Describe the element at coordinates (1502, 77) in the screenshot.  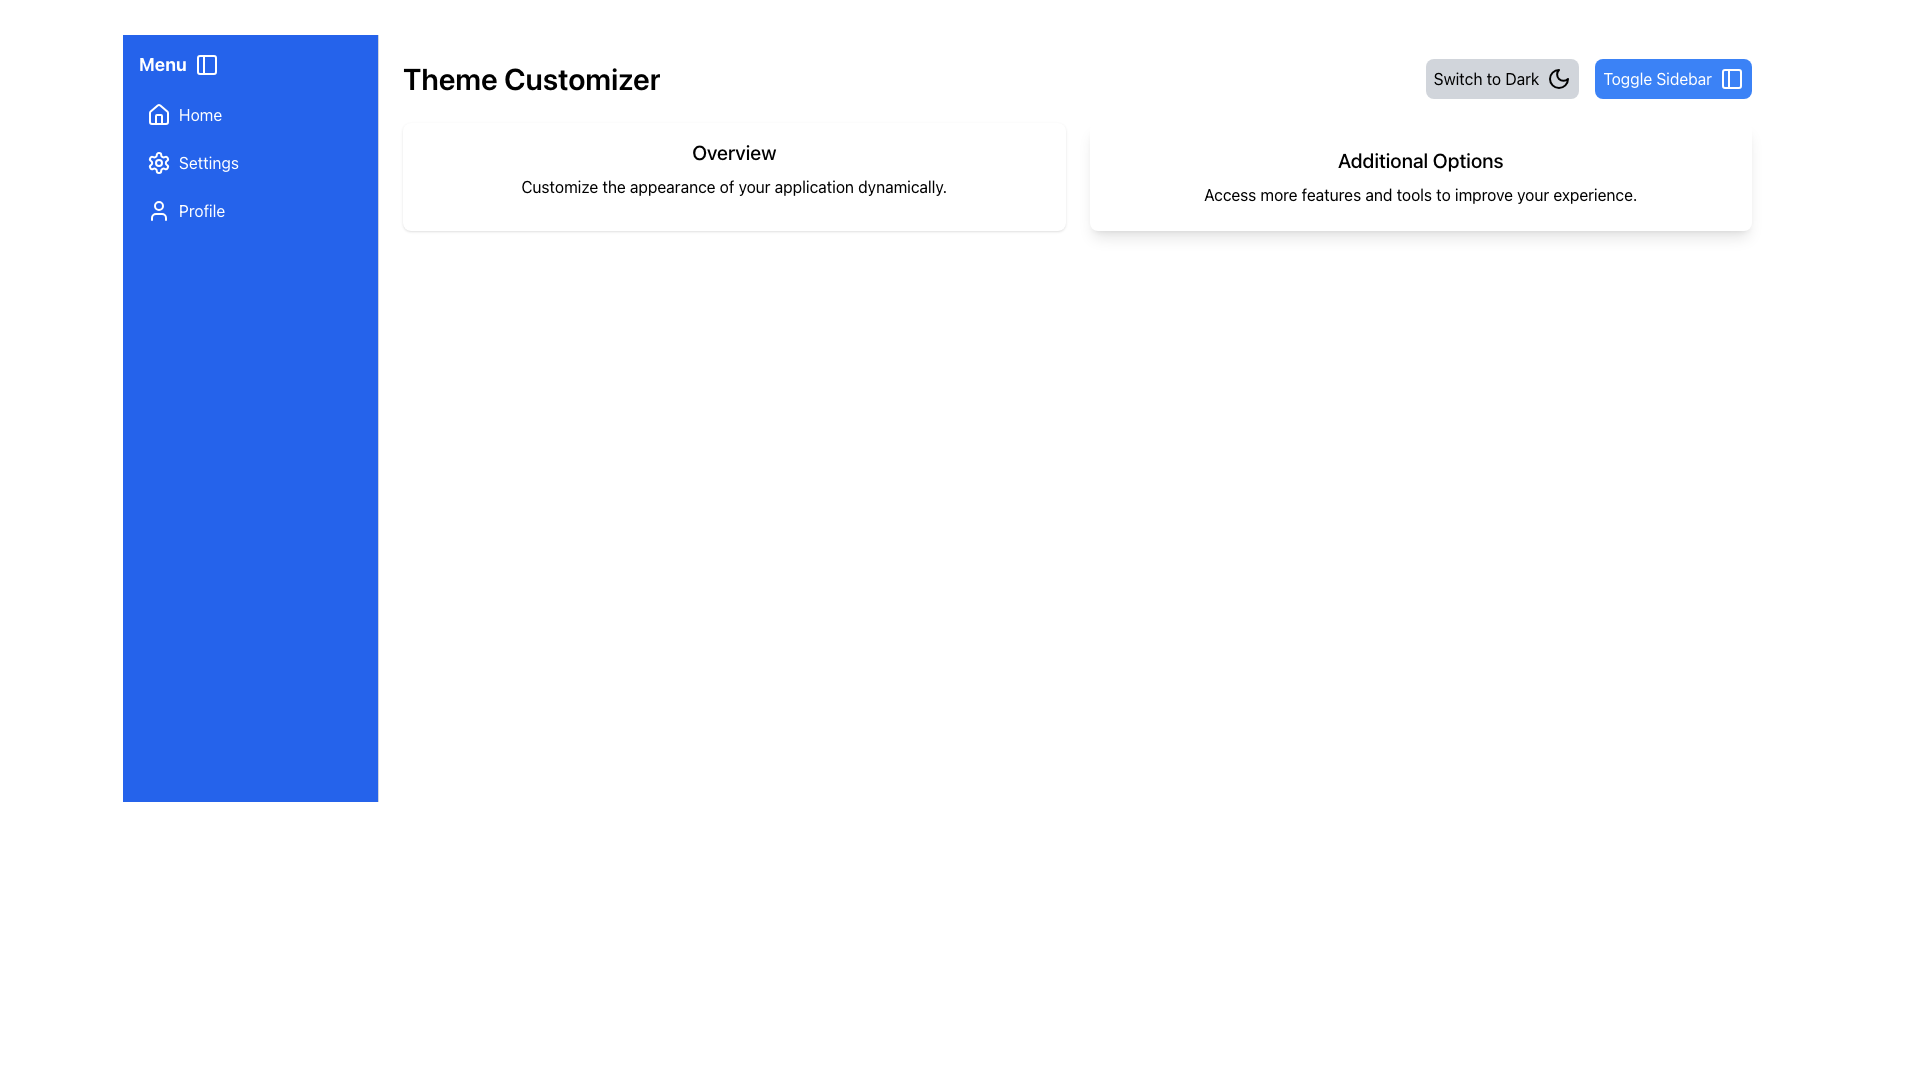
I see `the theme toggle button located in the top-right corner of the interface to switch the application's display mode to dark mode` at that location.